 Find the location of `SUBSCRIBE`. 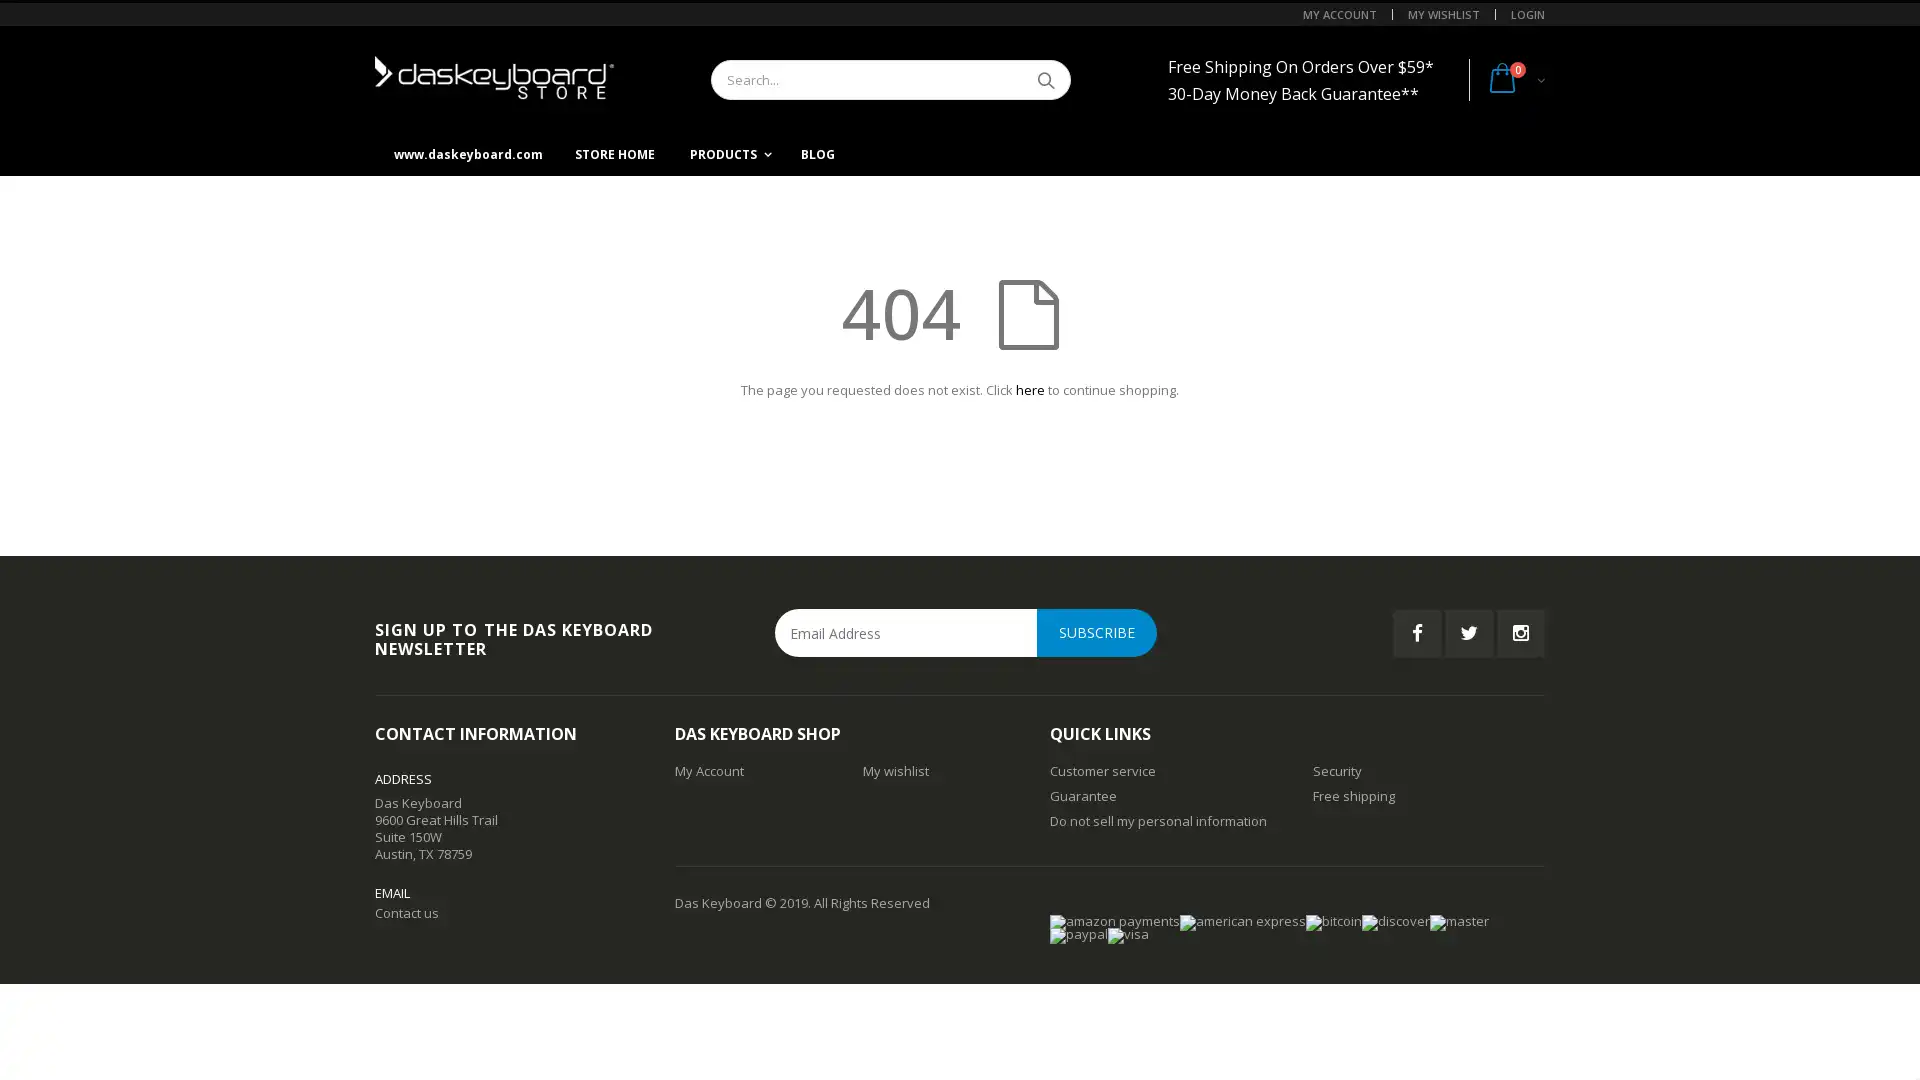

SUBSCRIBE is located at coordinates (1096, 632).